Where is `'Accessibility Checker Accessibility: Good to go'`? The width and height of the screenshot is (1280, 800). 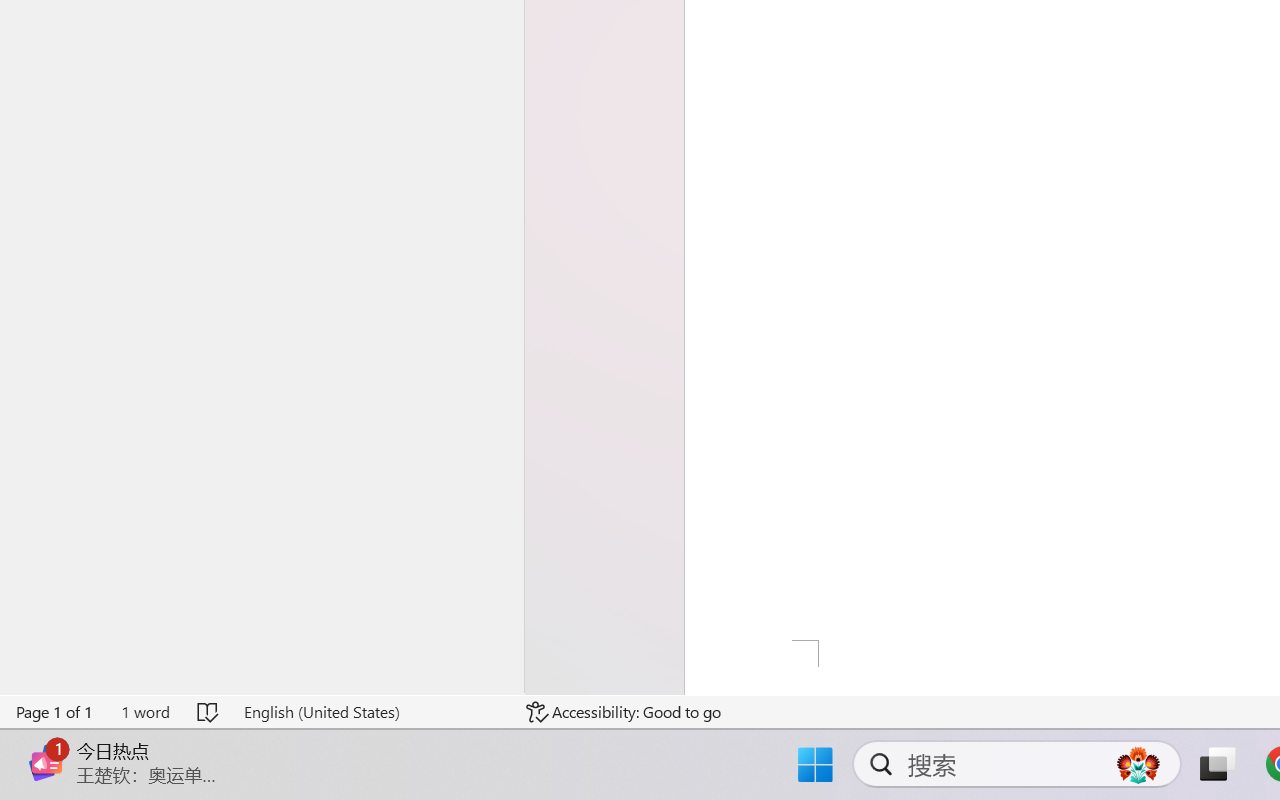
'Accessibility Checker Accessibility: Good to go' is located at coordinates (623, 711).